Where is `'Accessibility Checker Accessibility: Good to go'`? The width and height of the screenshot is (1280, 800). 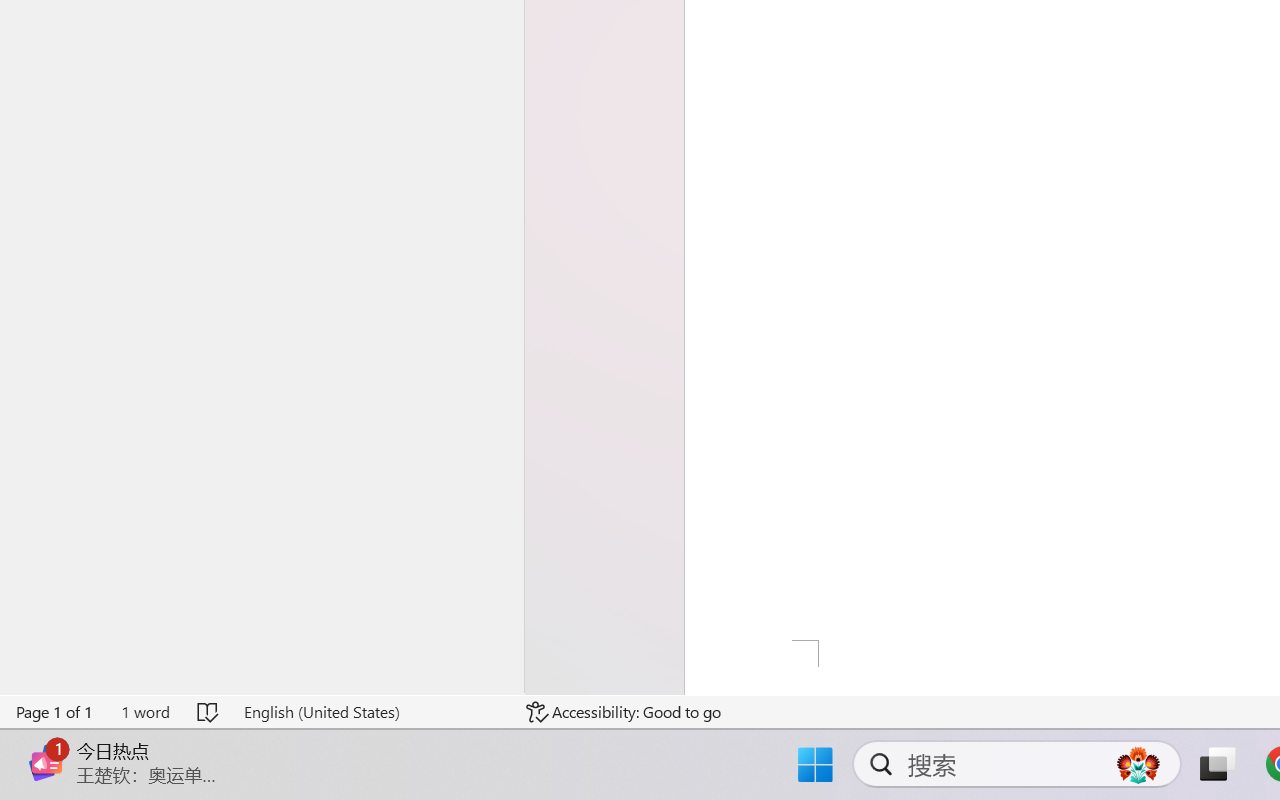
'Accessibility Checker Accessibility: Good to go' is located at coordinates (623, 711).